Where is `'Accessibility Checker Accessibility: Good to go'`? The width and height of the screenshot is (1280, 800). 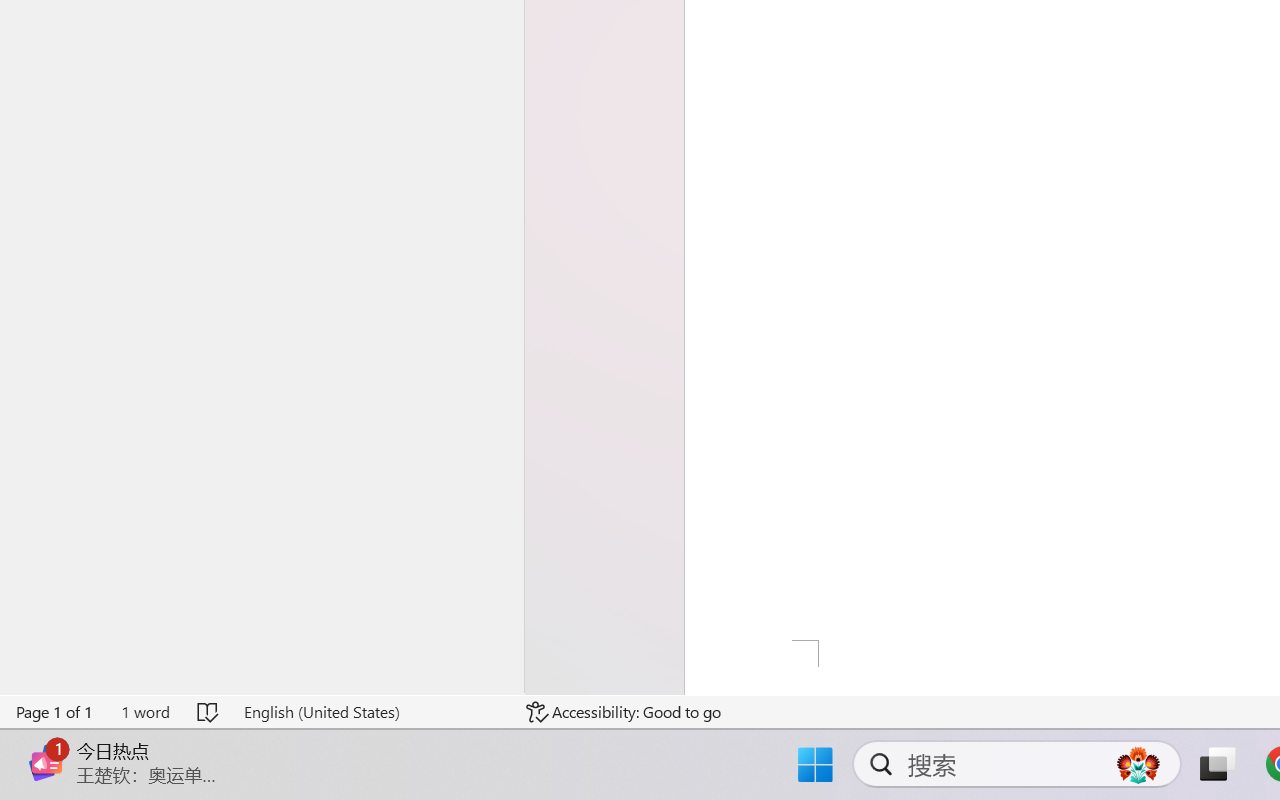
'Accessibility Checker Accessibility: Good to go' is located at coordinates (623, 711).